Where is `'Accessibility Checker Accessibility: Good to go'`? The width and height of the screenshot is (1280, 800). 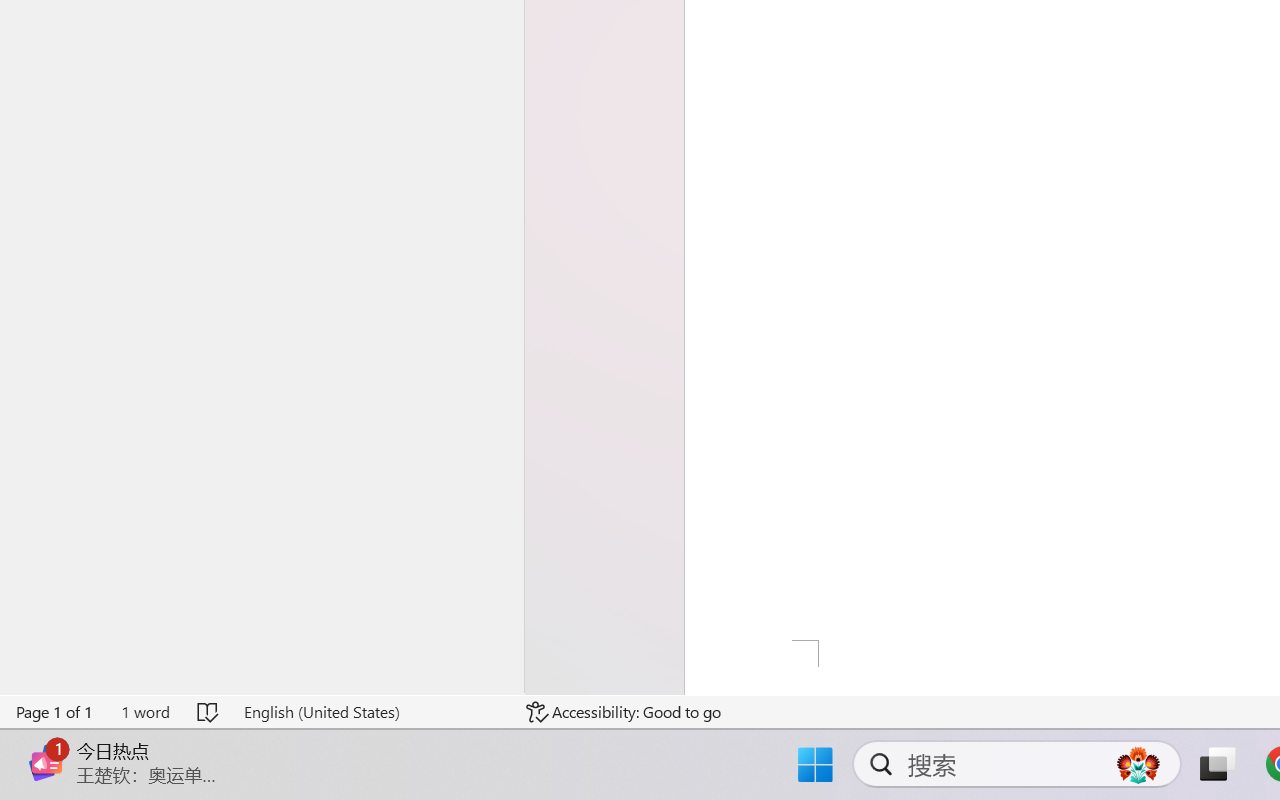
'Accessibility Checker Accessibility: Good to go' is located at coordinates (623, 711).